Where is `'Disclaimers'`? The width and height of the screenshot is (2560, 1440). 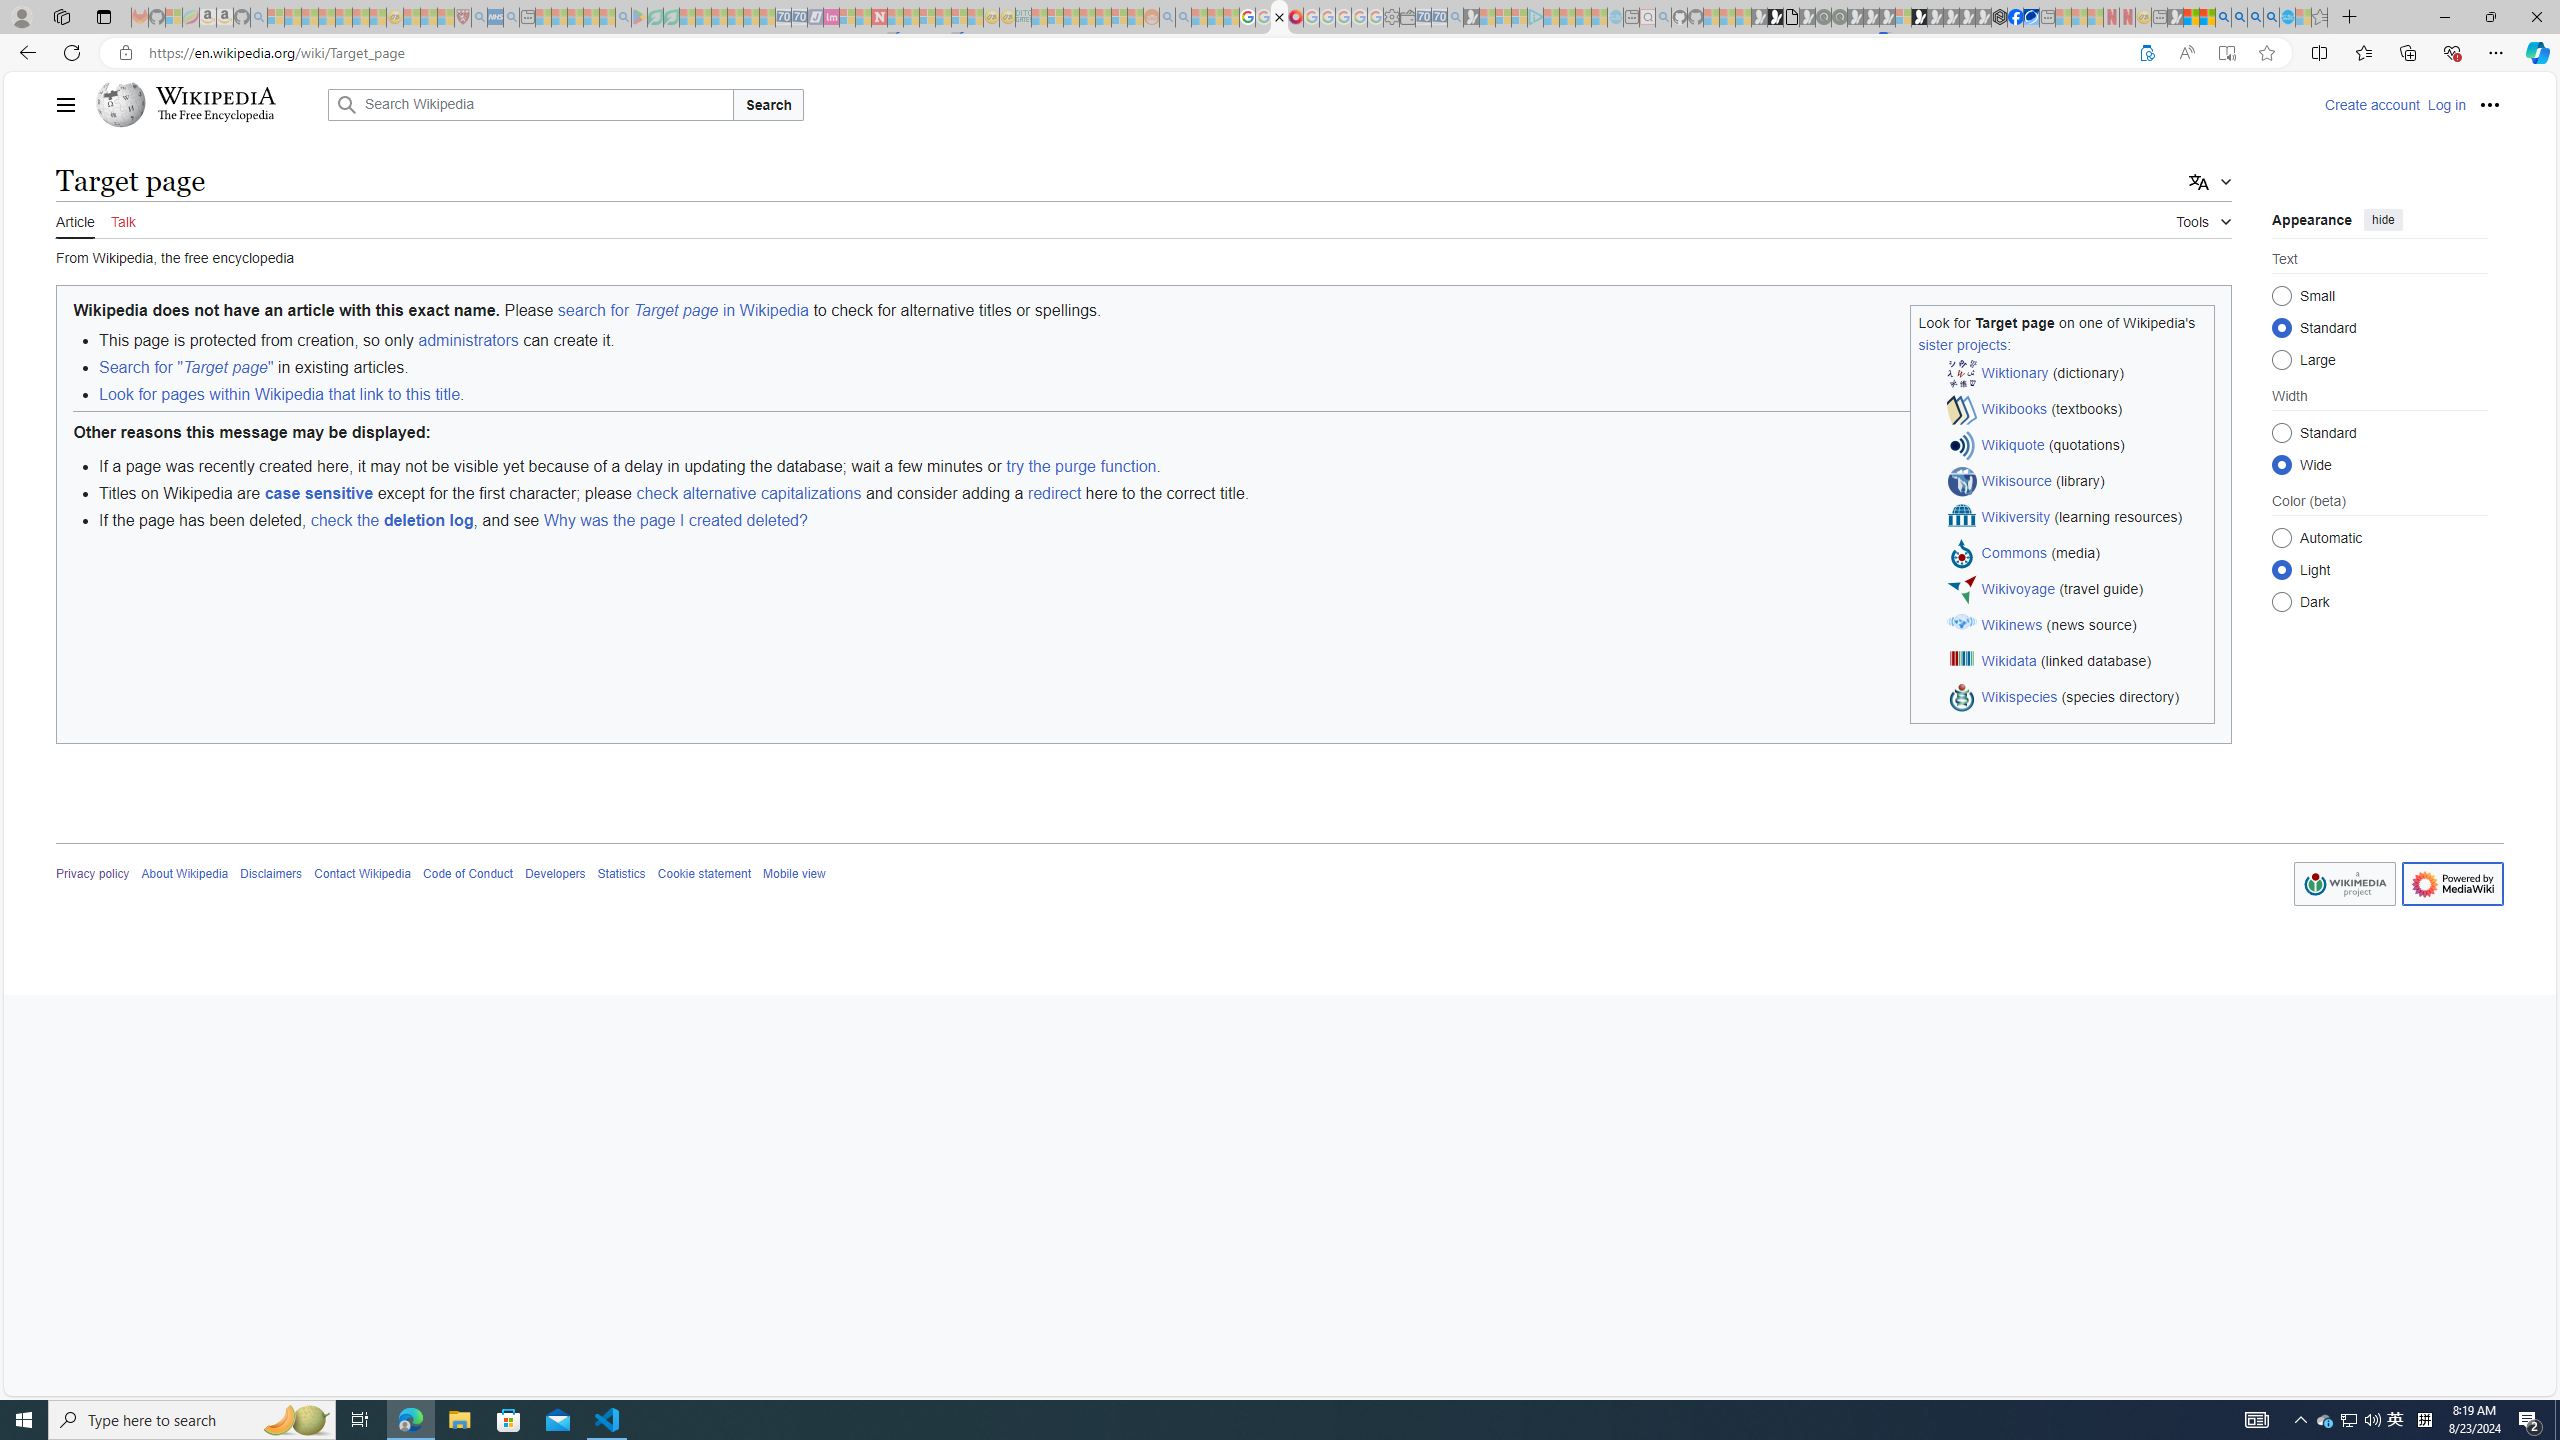 'Disclaimers' is located at coordinates (270, 873).